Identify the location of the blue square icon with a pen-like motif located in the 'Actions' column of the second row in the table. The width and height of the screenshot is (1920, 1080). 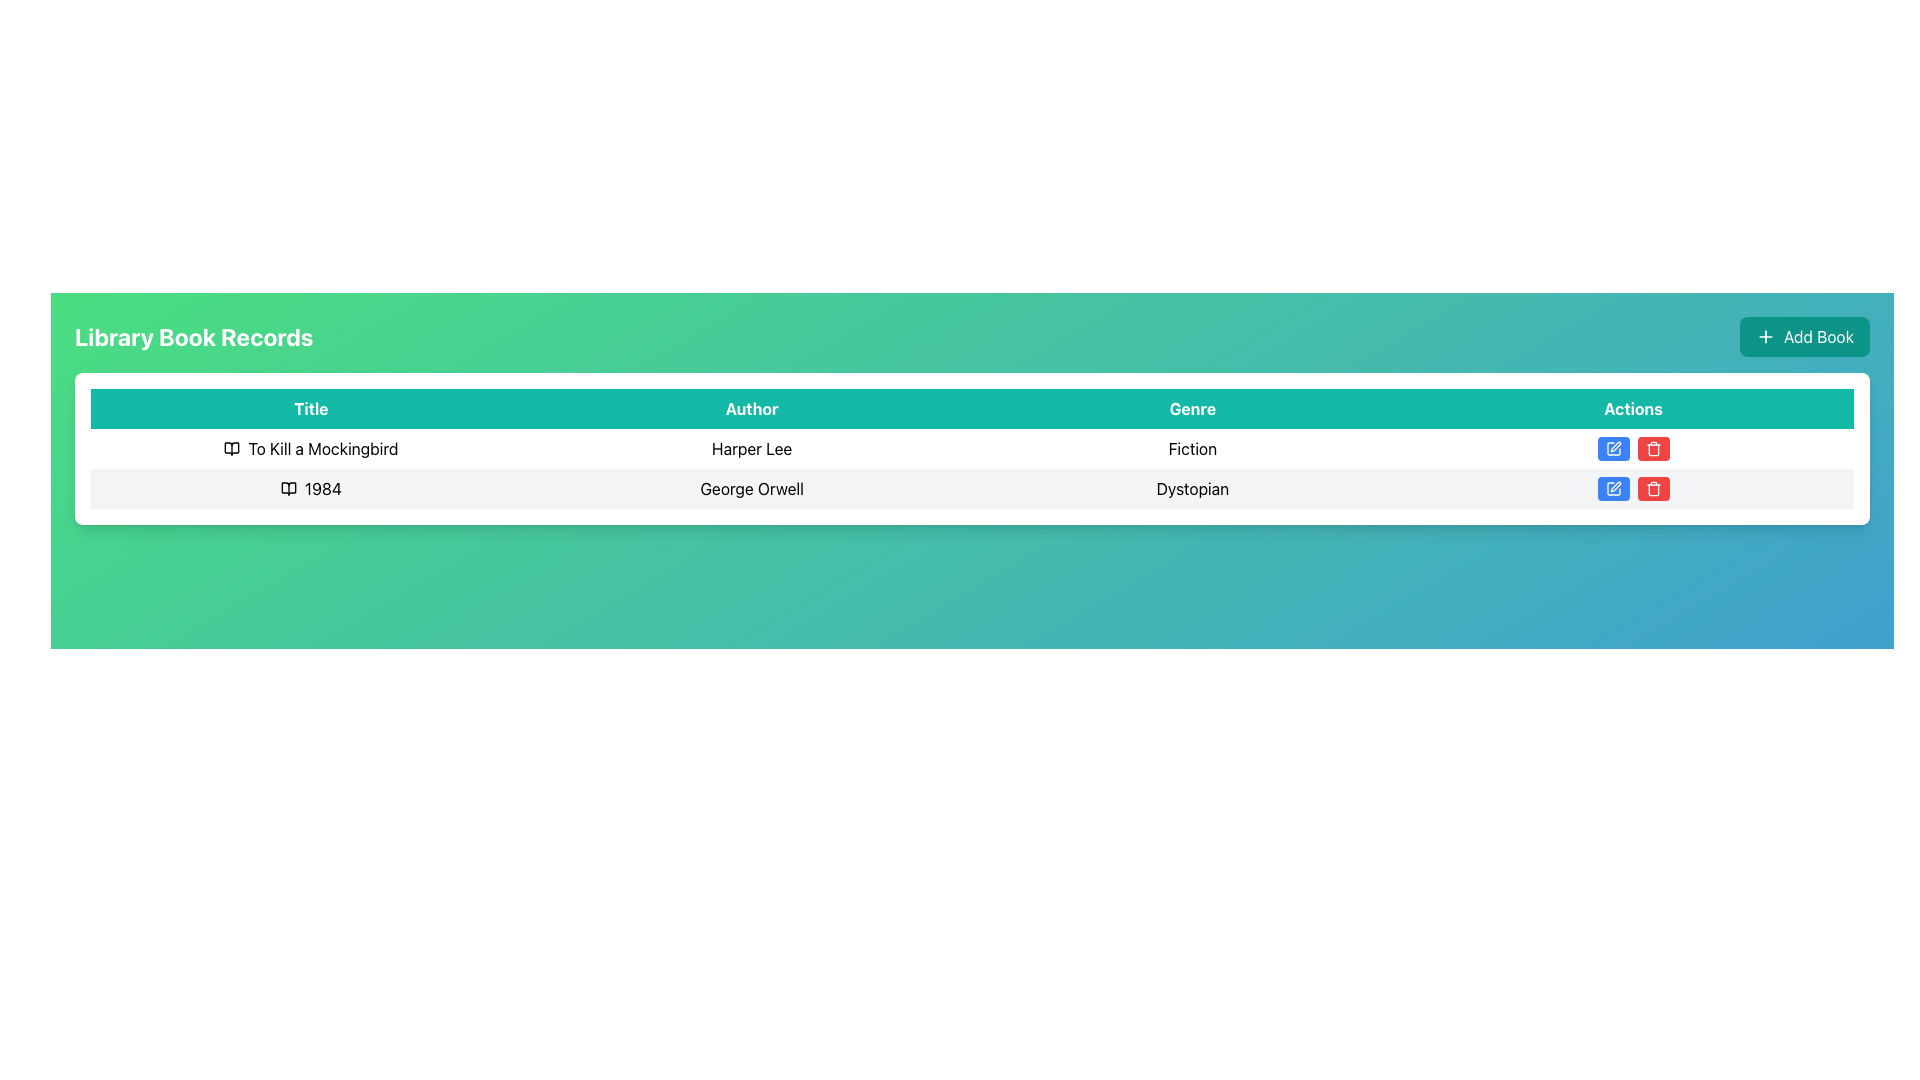
(1613, 447).